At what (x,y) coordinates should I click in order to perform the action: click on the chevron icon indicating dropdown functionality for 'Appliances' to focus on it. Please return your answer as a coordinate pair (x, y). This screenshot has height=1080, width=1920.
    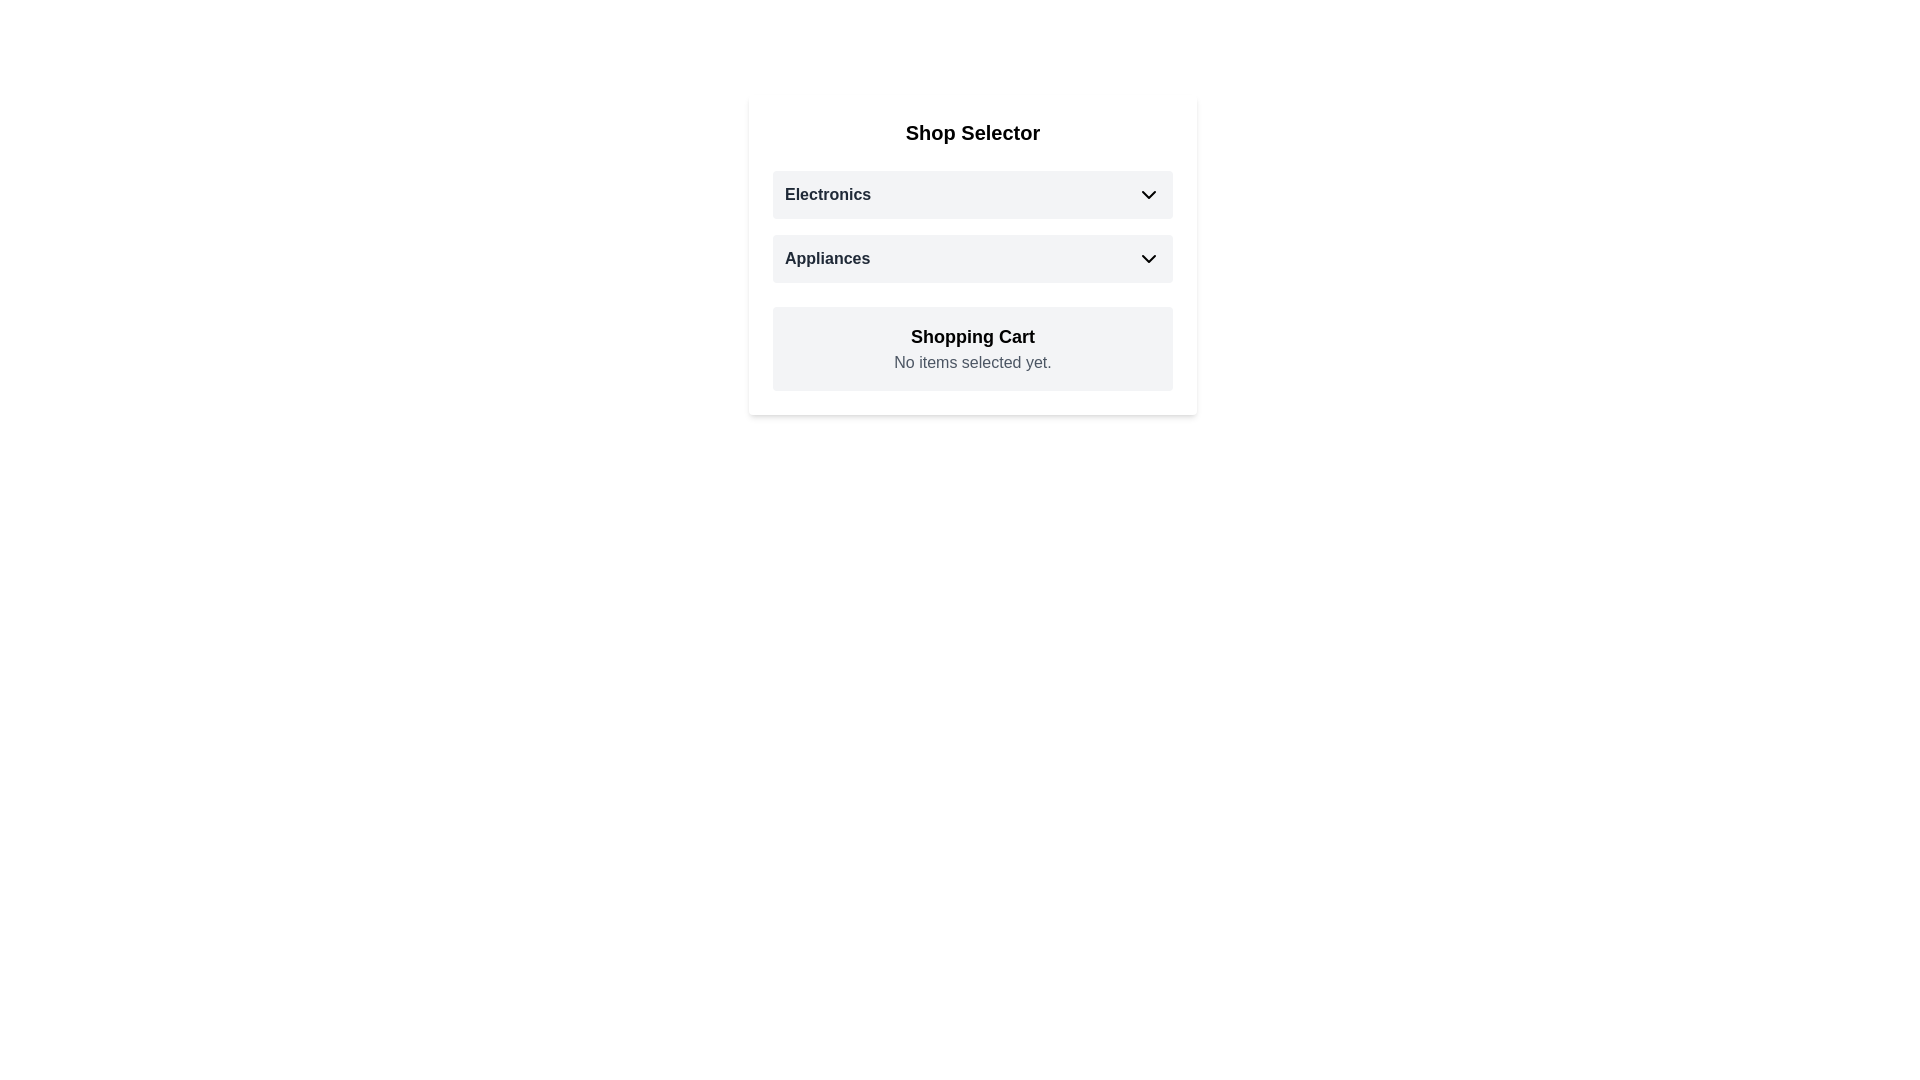
    Looking at the image, I should click on (1148, 257).